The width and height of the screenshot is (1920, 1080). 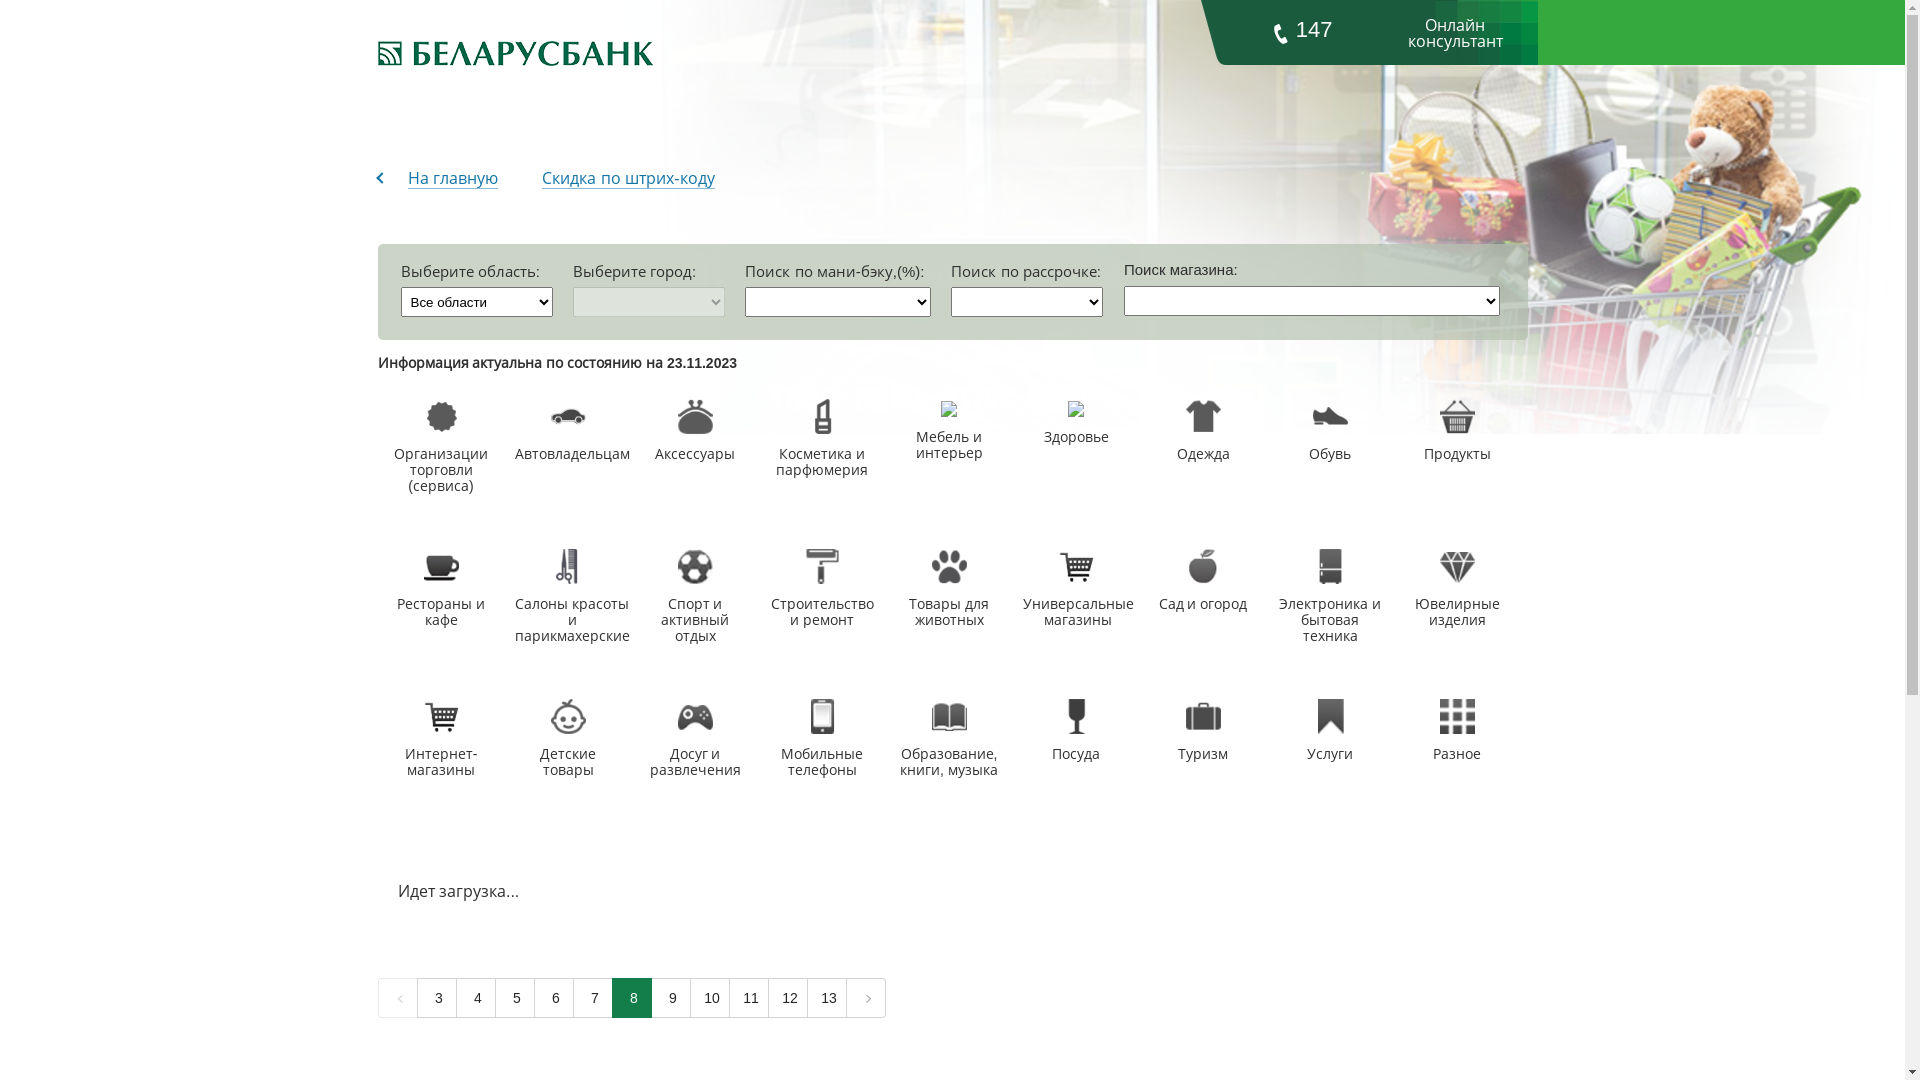 I want to click on '7', so click(x=590, y=998).